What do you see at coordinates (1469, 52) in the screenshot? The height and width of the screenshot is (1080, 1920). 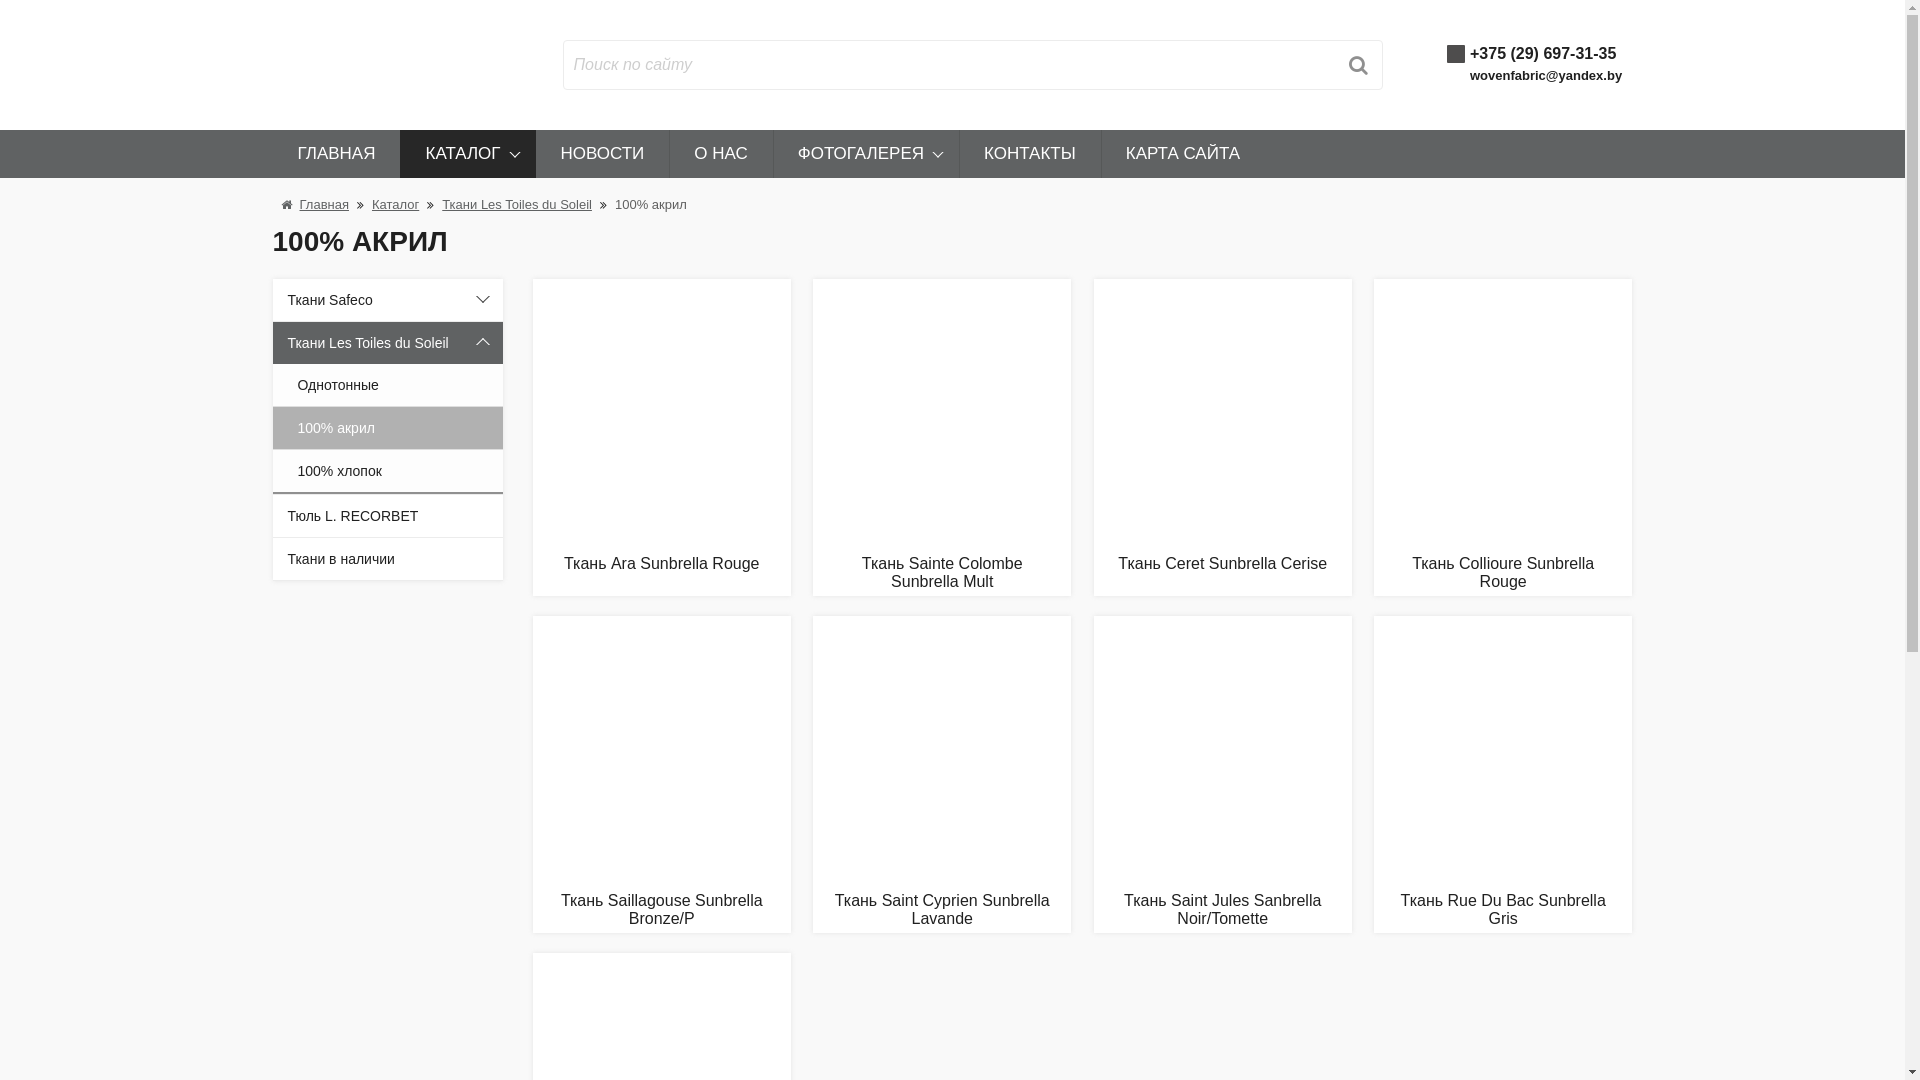 I see `'+375 (29) 697-31-35'` at bounding box center [1469, 52].